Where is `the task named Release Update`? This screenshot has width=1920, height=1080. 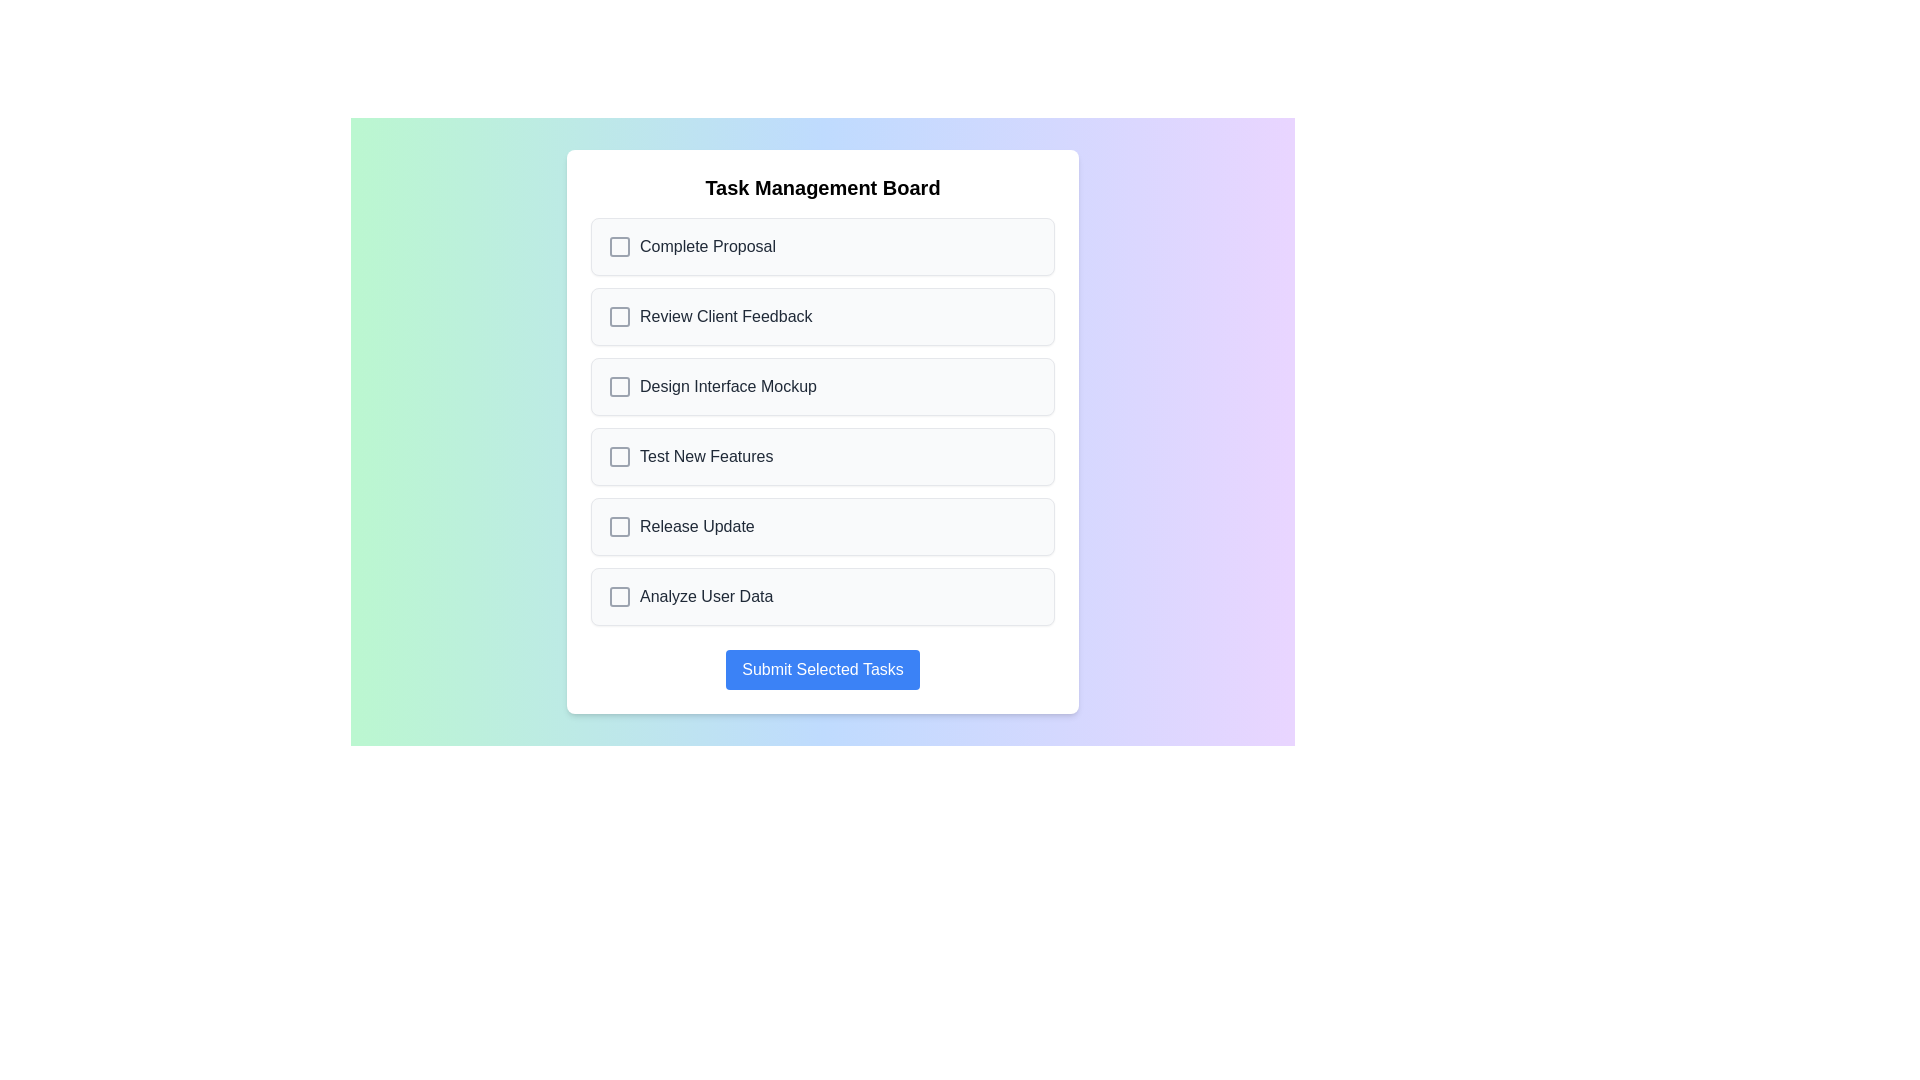
the task named Release Update is located at coordinates (822, 526).